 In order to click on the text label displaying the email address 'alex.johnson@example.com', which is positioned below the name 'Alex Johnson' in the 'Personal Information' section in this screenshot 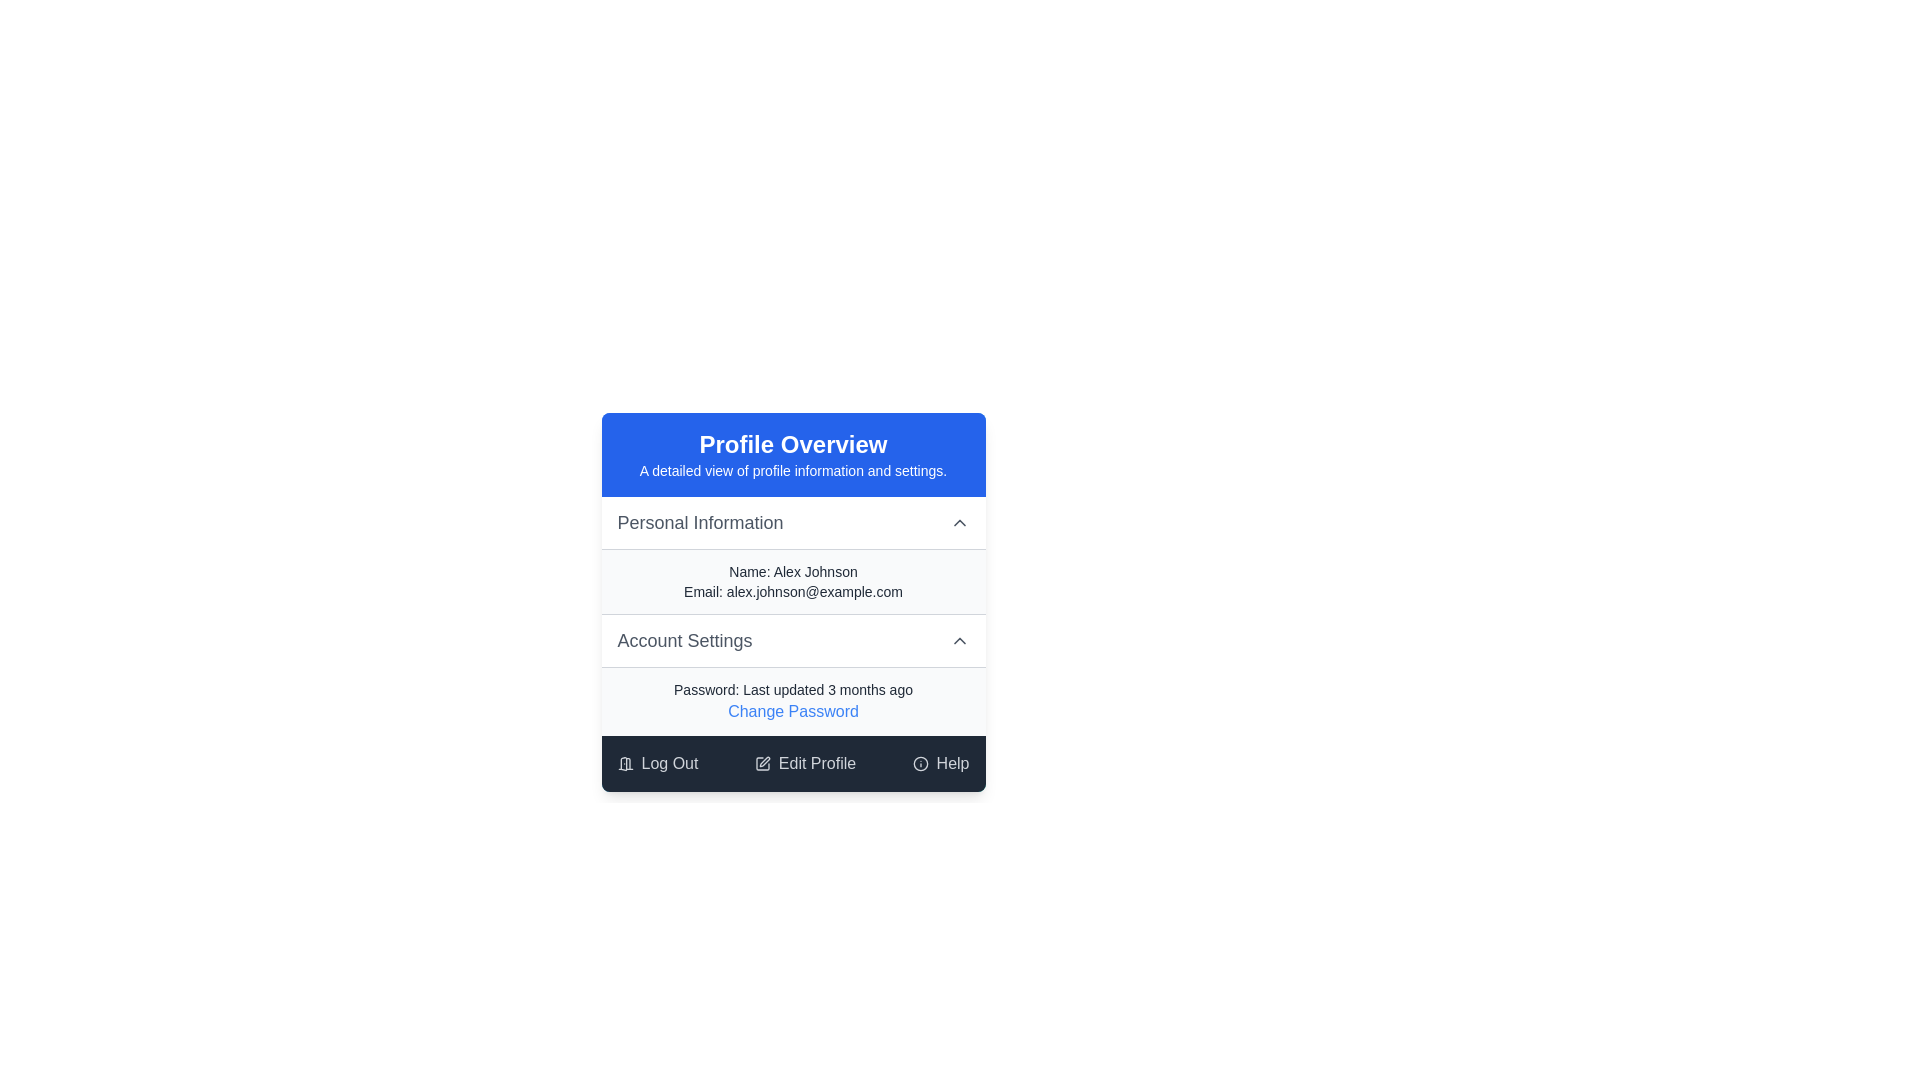, I will do `click(792, 590)`.